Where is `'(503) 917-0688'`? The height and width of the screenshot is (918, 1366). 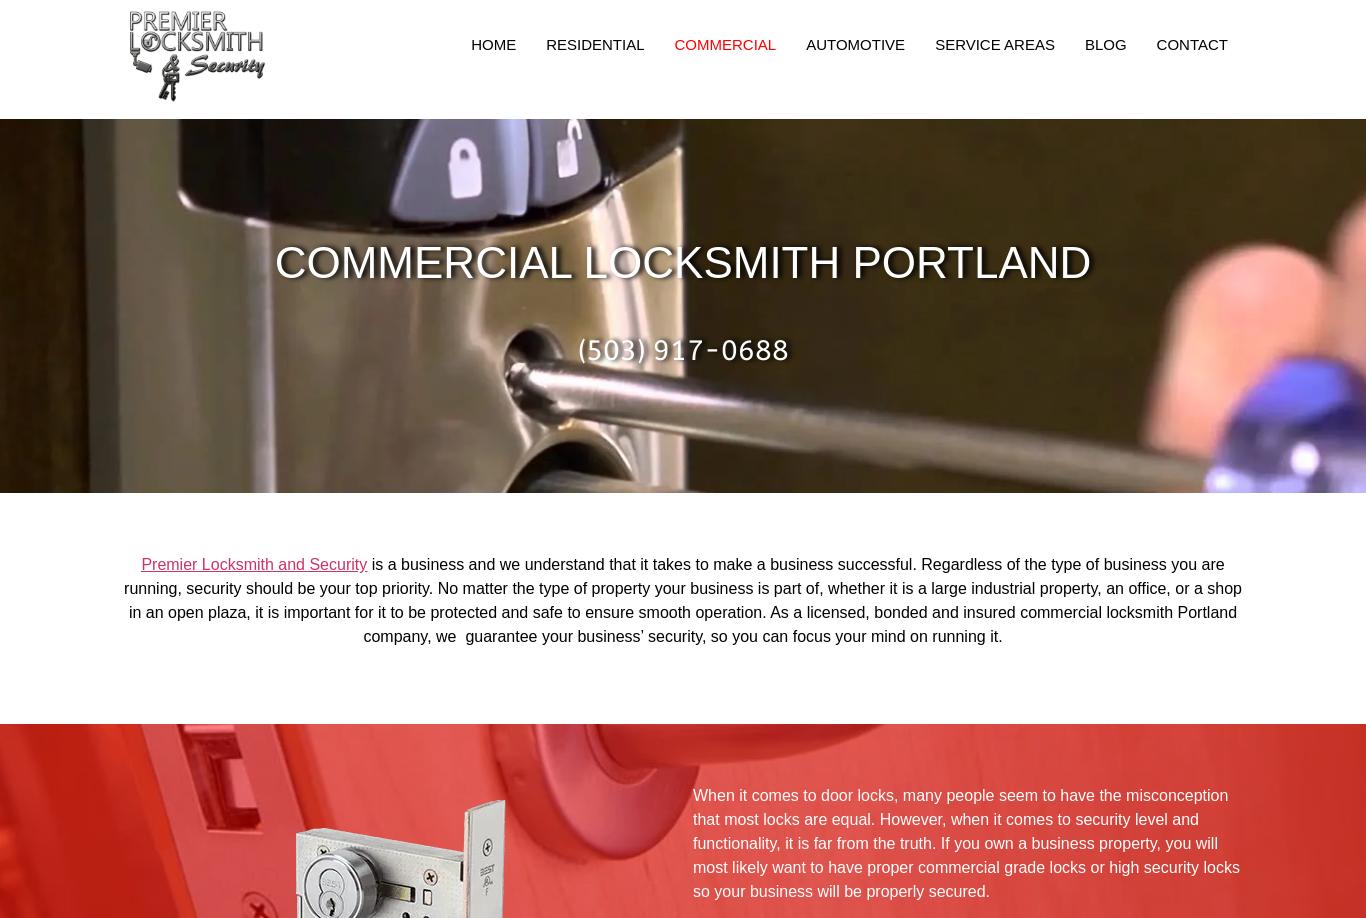 '(503) 917-0688' is located at coordinates (681, 349).